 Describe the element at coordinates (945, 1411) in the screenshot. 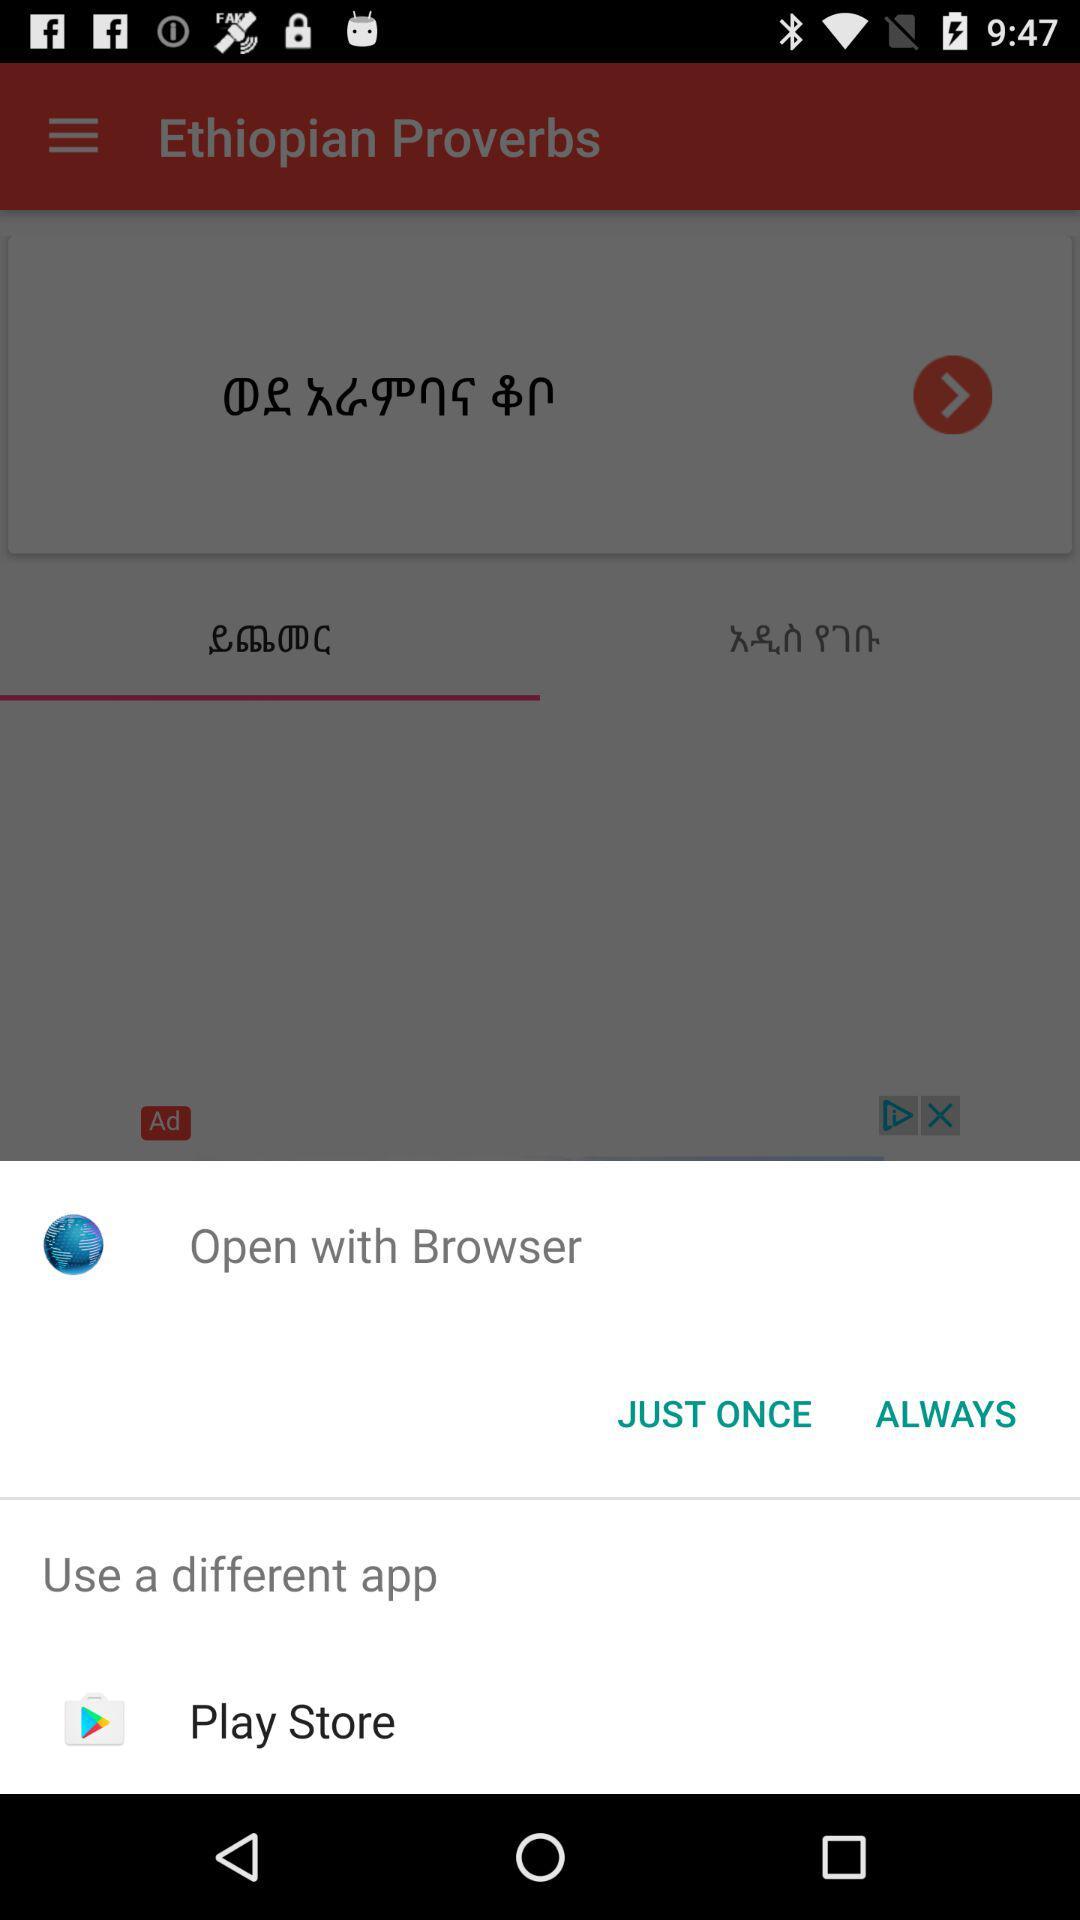

I see `the item below open with browser icon` at that location.